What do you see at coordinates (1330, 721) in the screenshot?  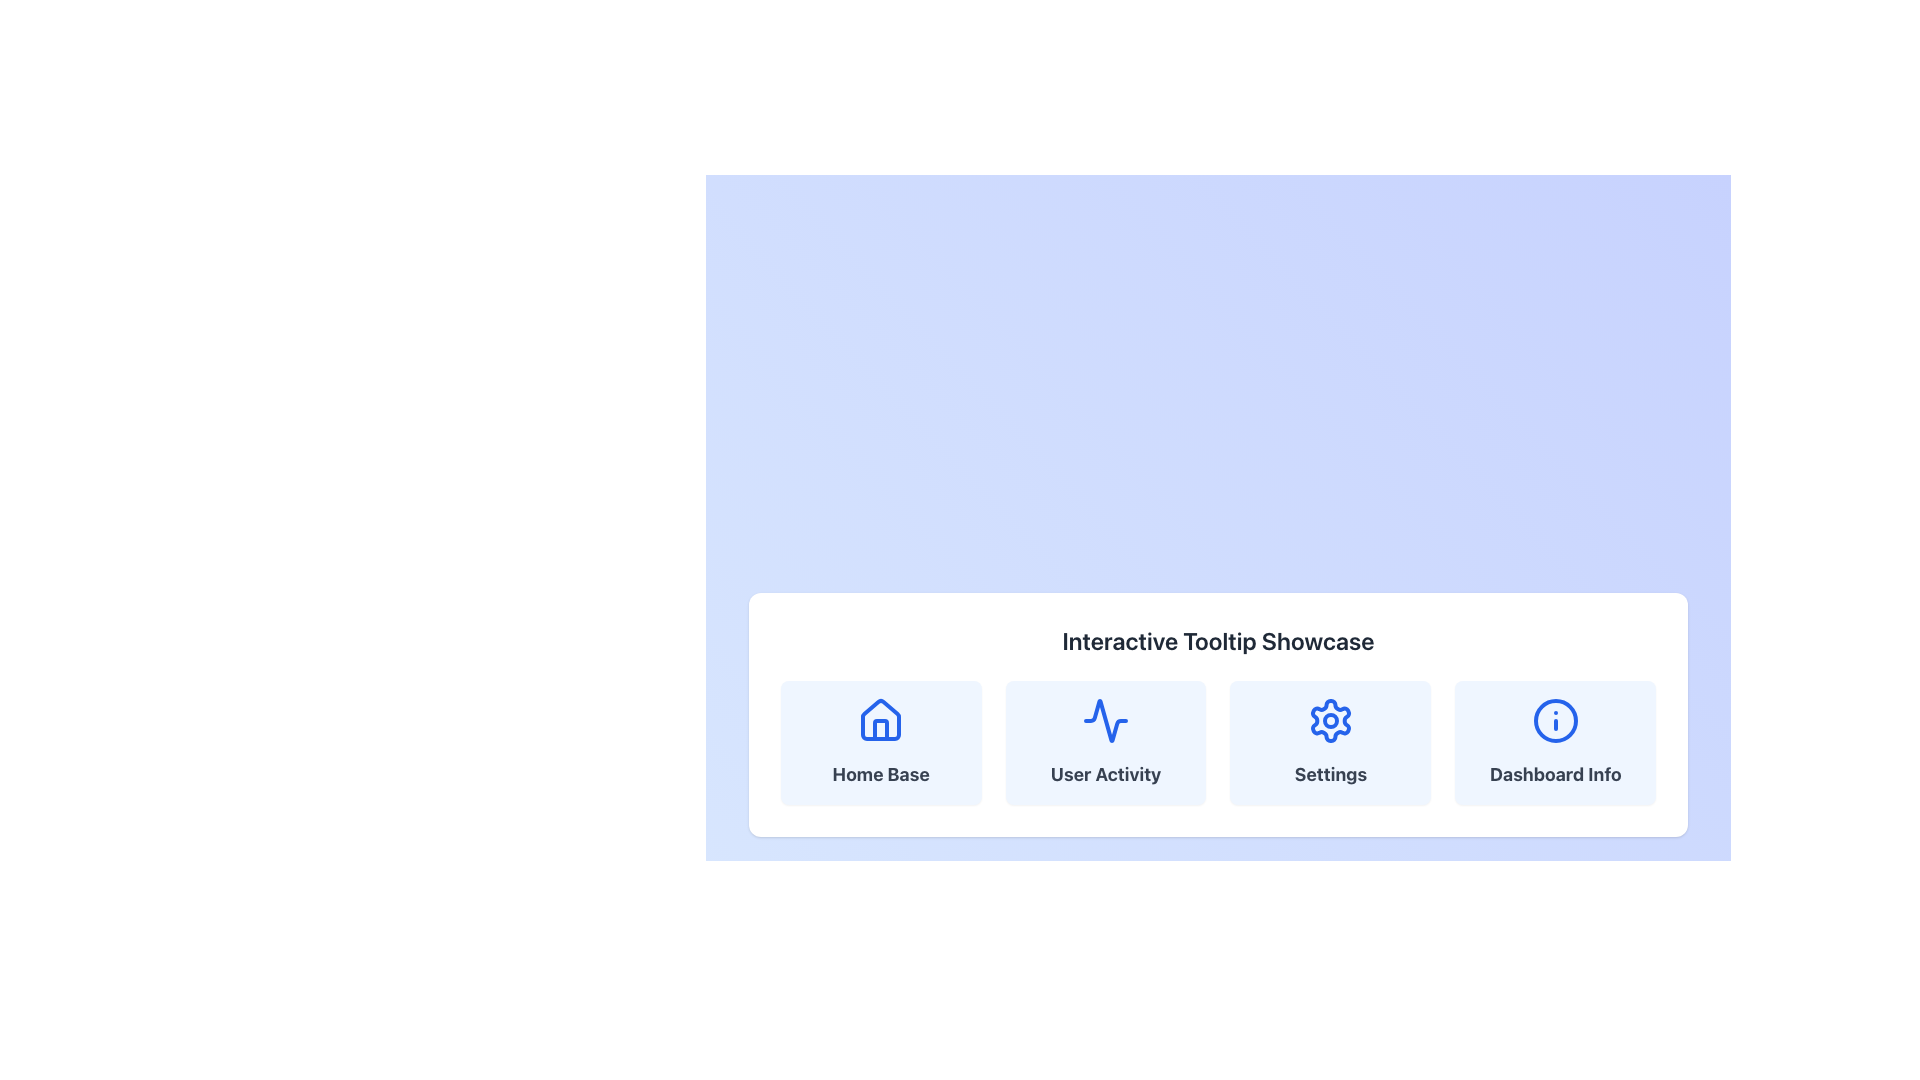 I see `the decorative graphical element, a small filled circle located at the center of the gear settings icon in the lower part of the interface` at bounding box center [1330, 721].